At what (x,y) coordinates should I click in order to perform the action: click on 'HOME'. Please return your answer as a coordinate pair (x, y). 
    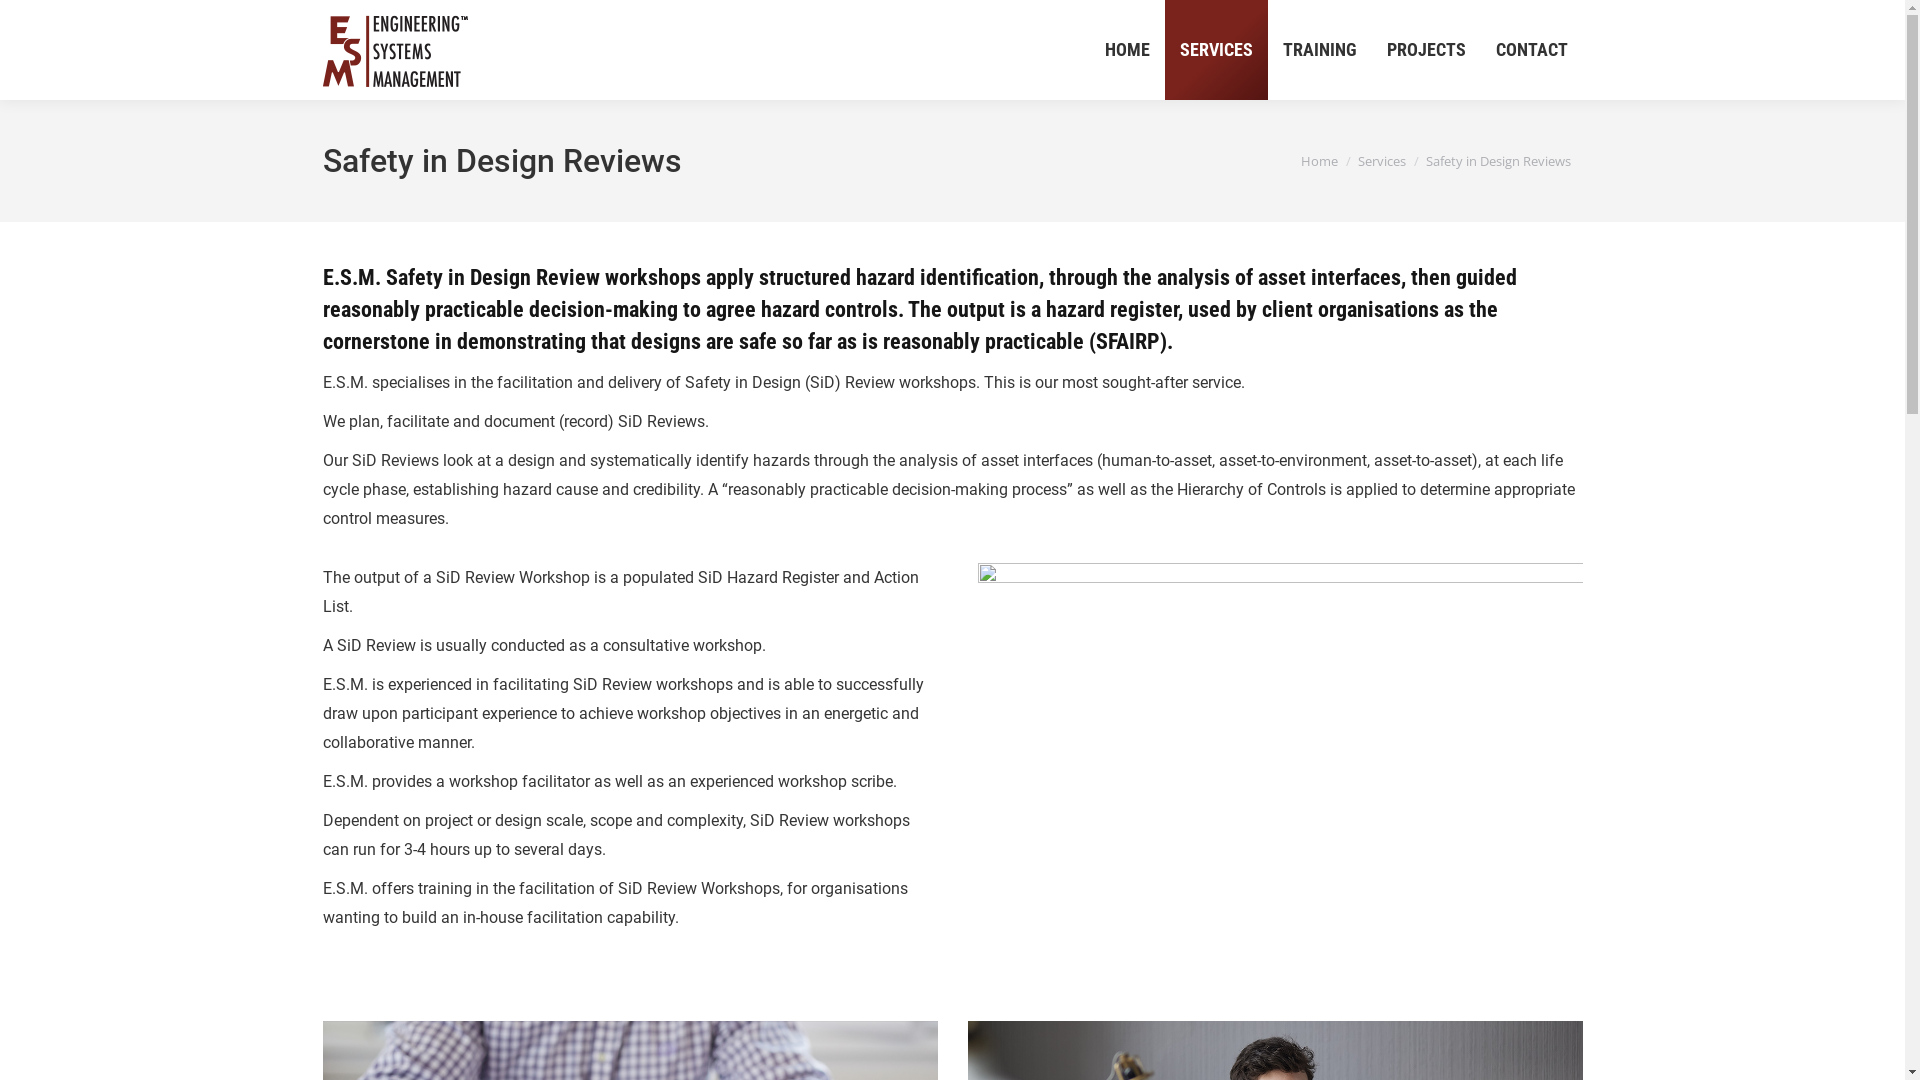
    Looking at the image, I should click on (1127, 49).